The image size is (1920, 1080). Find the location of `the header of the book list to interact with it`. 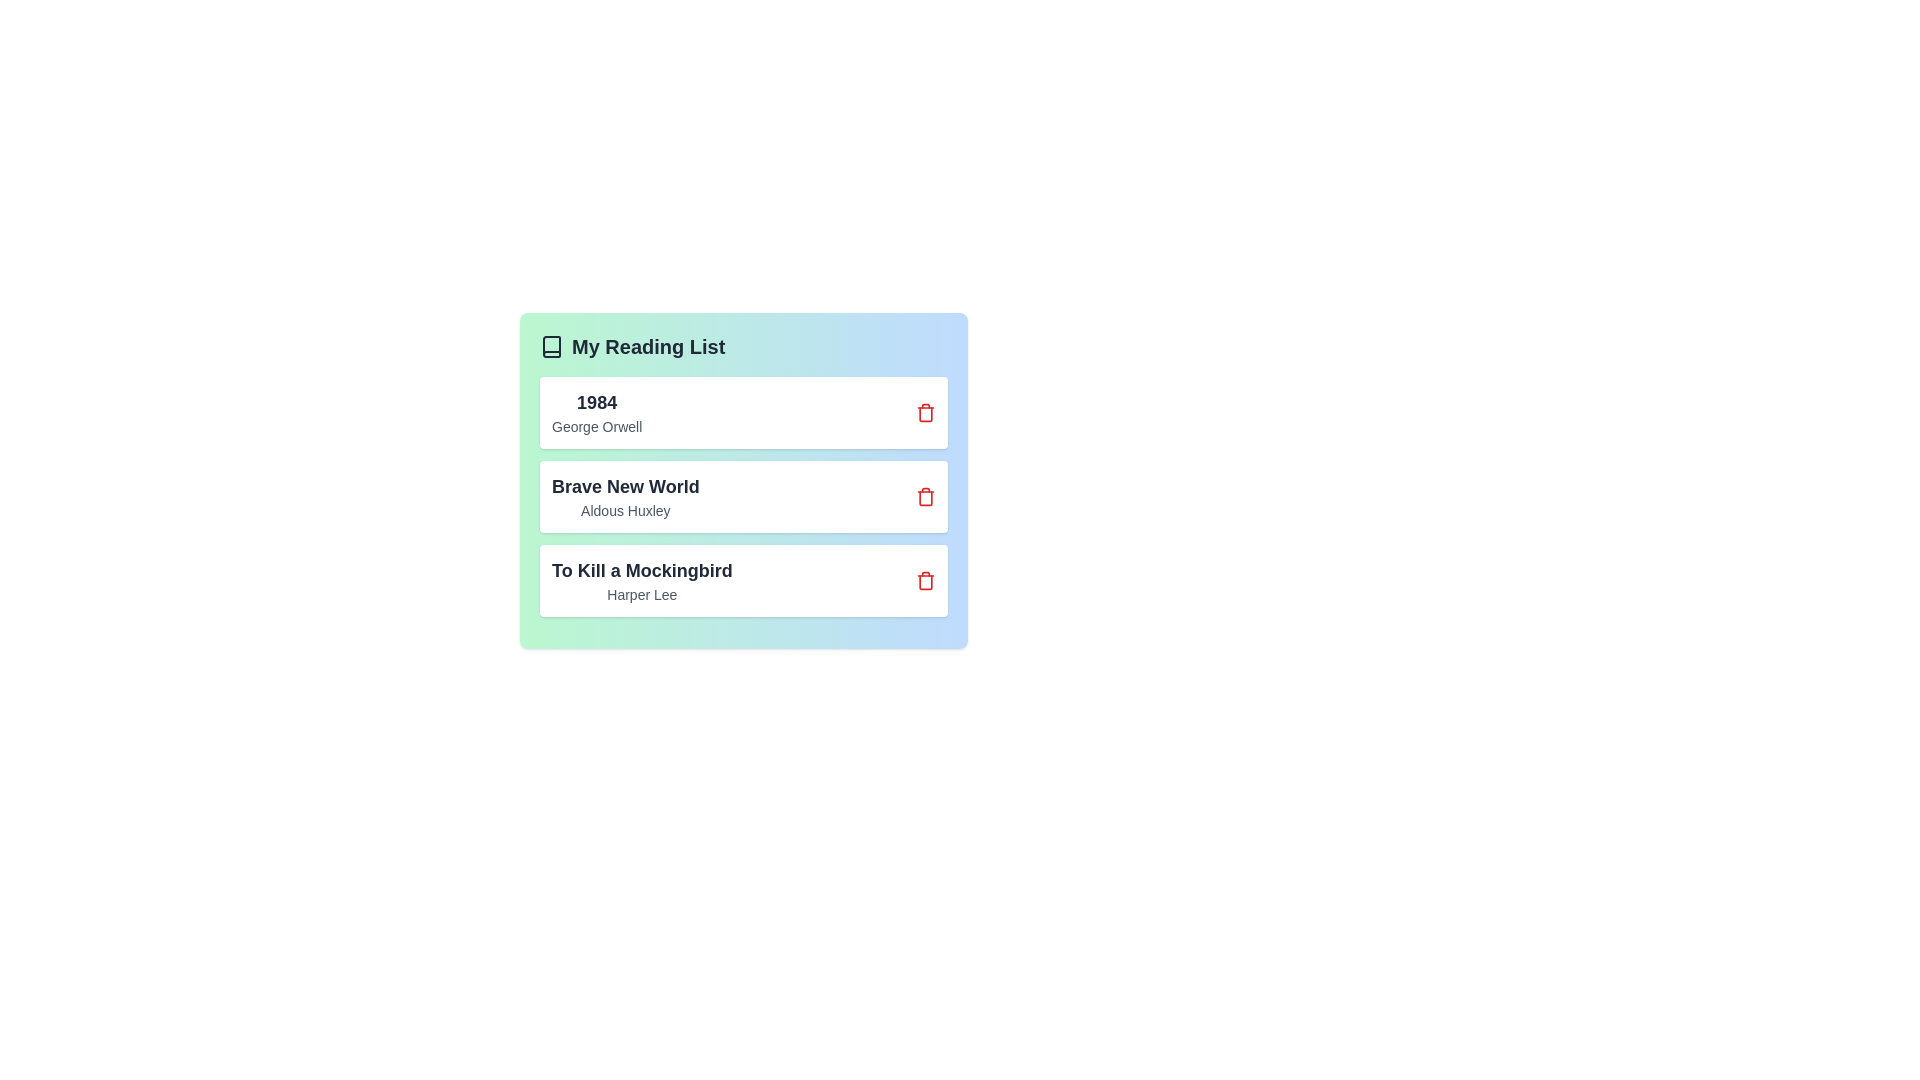

the header of the book list to interact with it is located at coordinates (743, 346).